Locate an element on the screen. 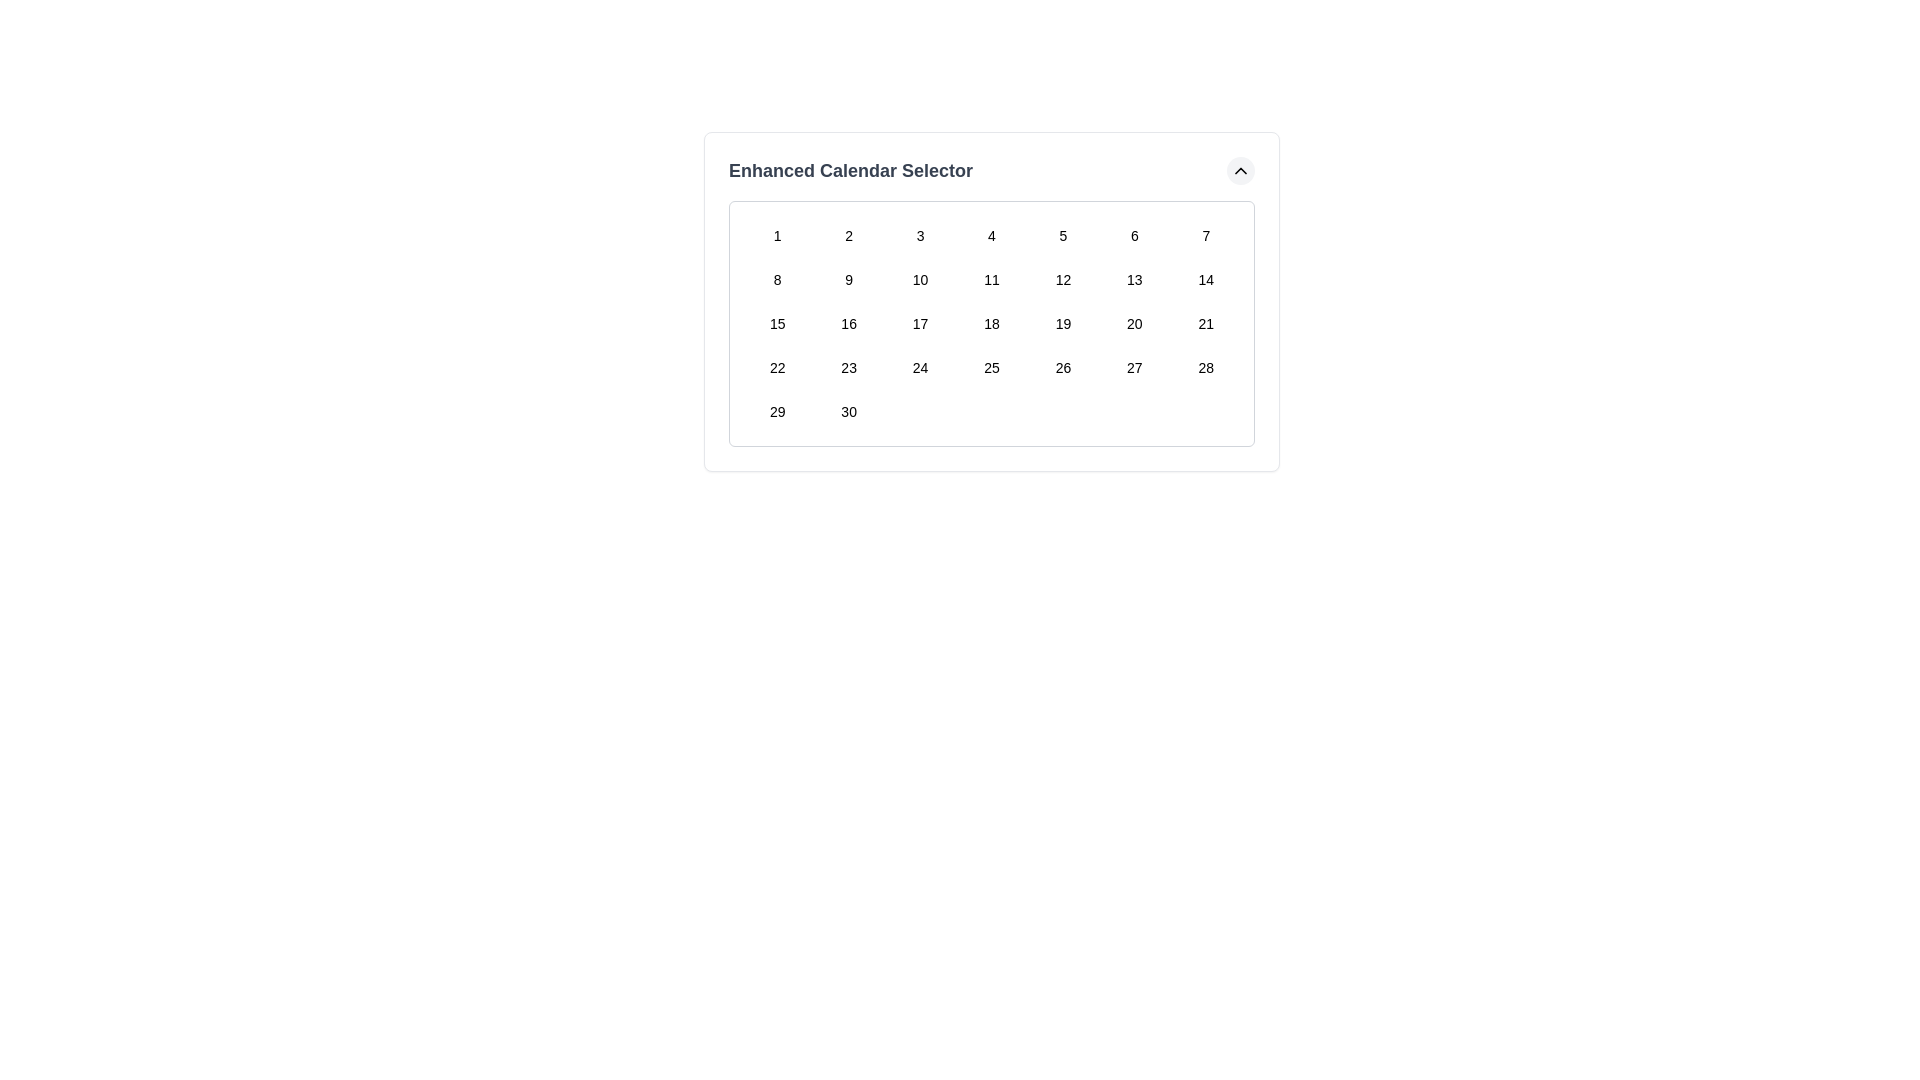 The height and width of the screenshot is (1080, 1920). the calendar day cell button labeled '9' in the Enhanced Calendar Selector, which is located in the second row and second column of the calendar layout is located at coordinates (849, 280).